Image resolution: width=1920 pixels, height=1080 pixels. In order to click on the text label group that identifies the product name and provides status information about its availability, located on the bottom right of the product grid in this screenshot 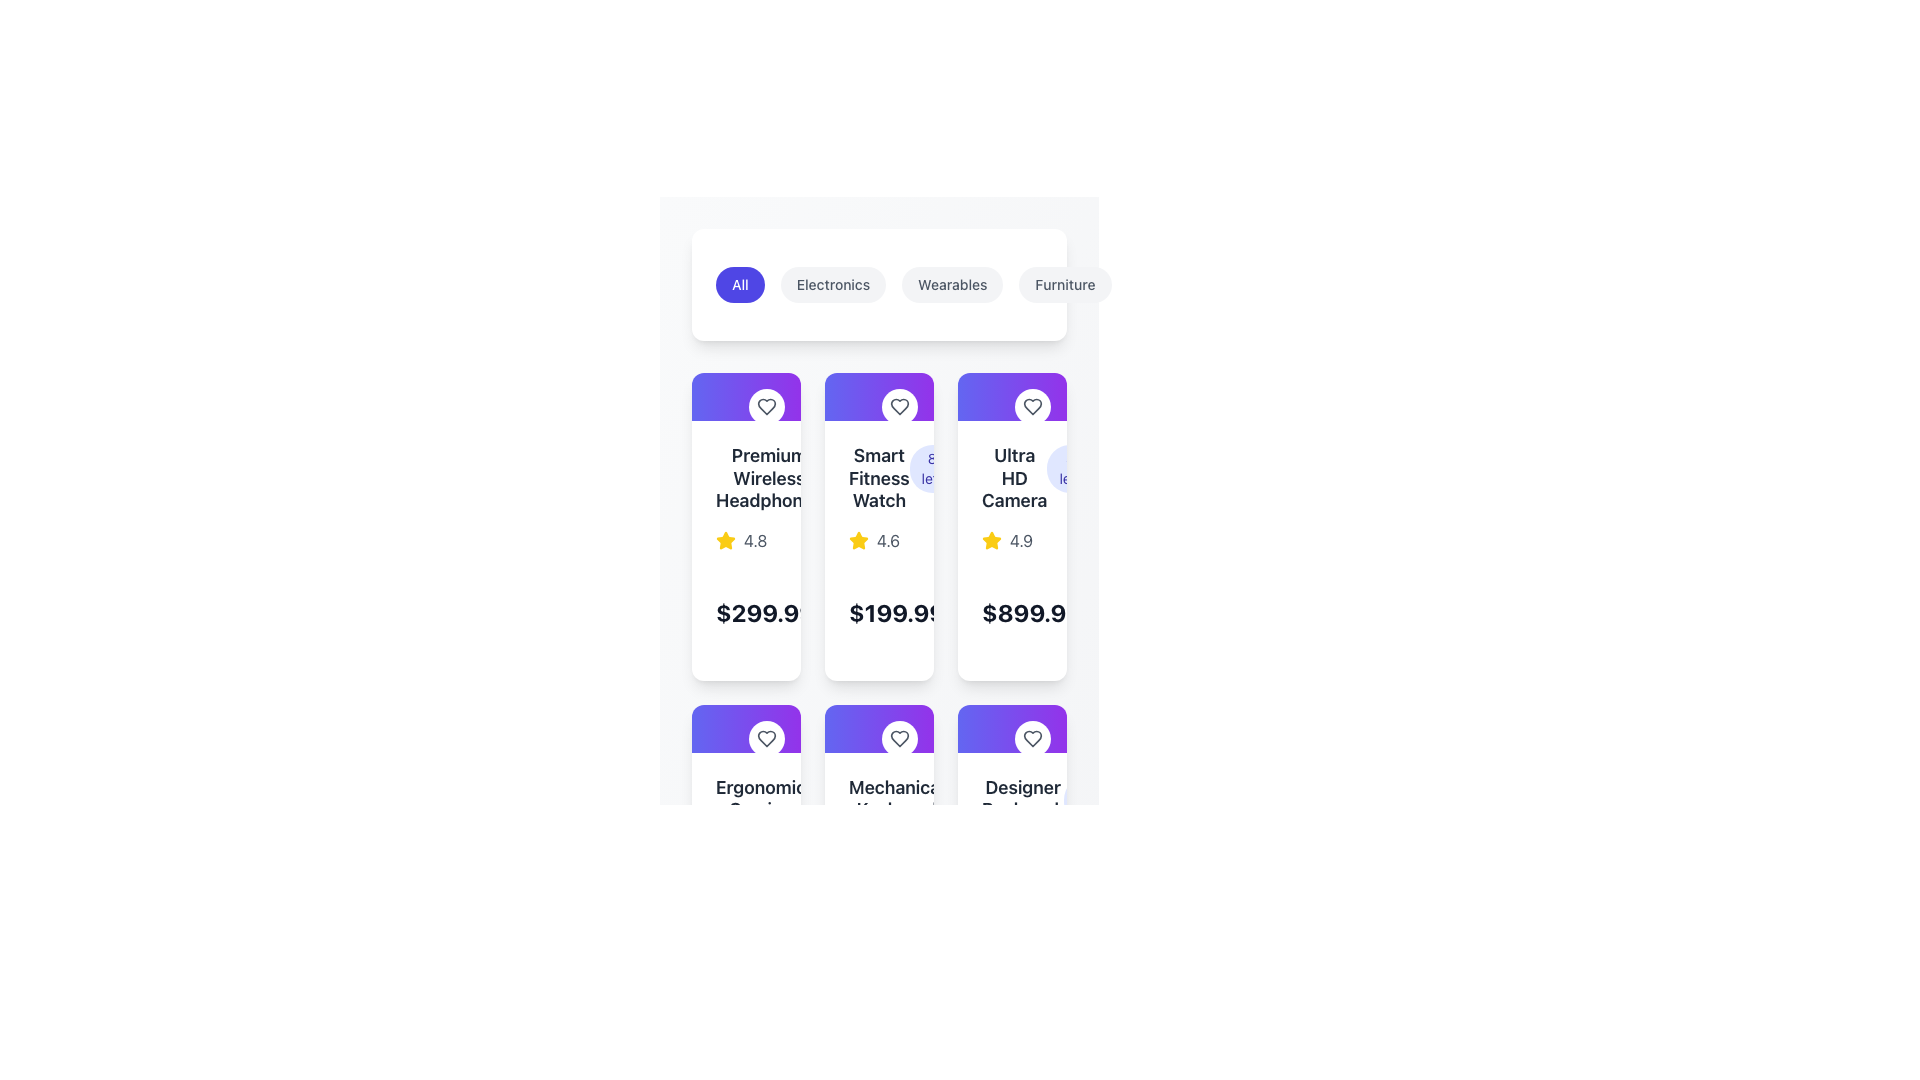, I will do `click(1012, 799)`.